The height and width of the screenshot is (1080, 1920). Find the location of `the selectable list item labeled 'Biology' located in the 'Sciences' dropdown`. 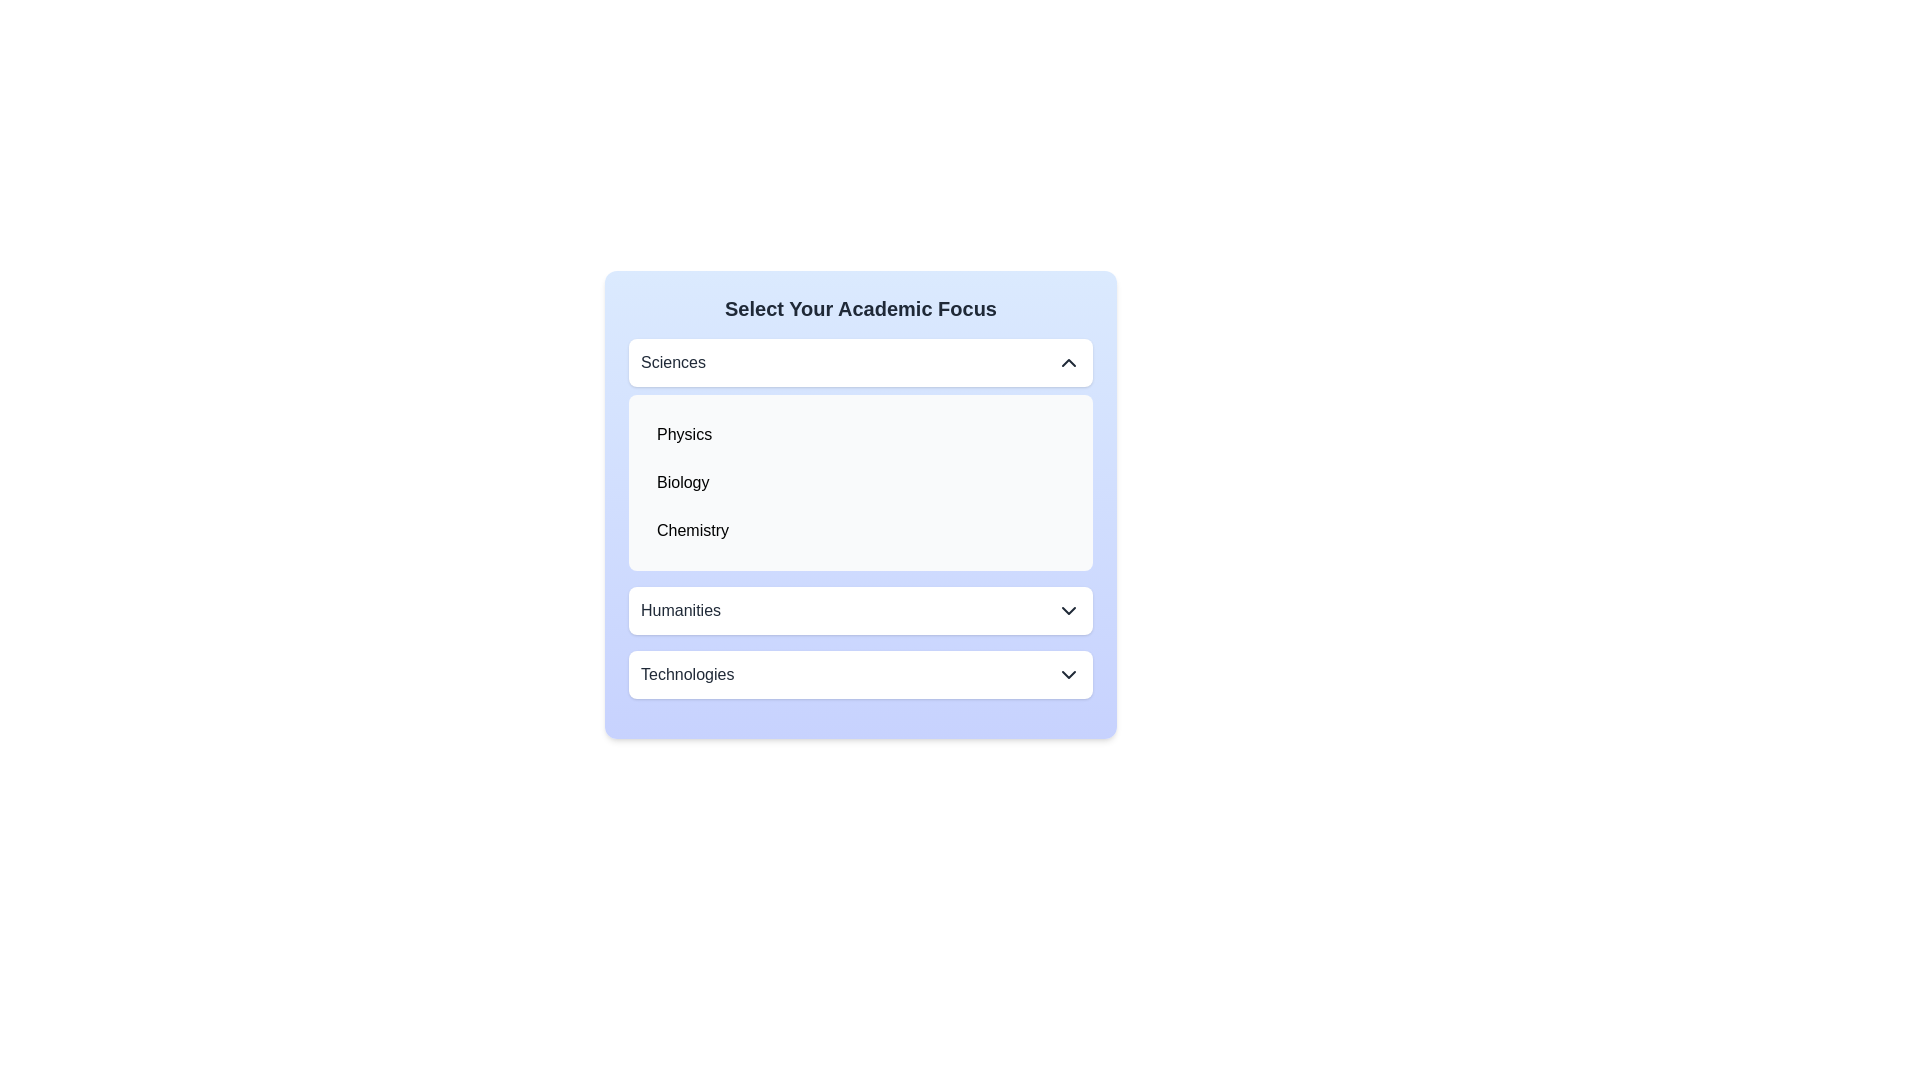

the selectable list item labeled 'Biology' located in the 'Sciences' dropdown is located at coordinates (683, 482).